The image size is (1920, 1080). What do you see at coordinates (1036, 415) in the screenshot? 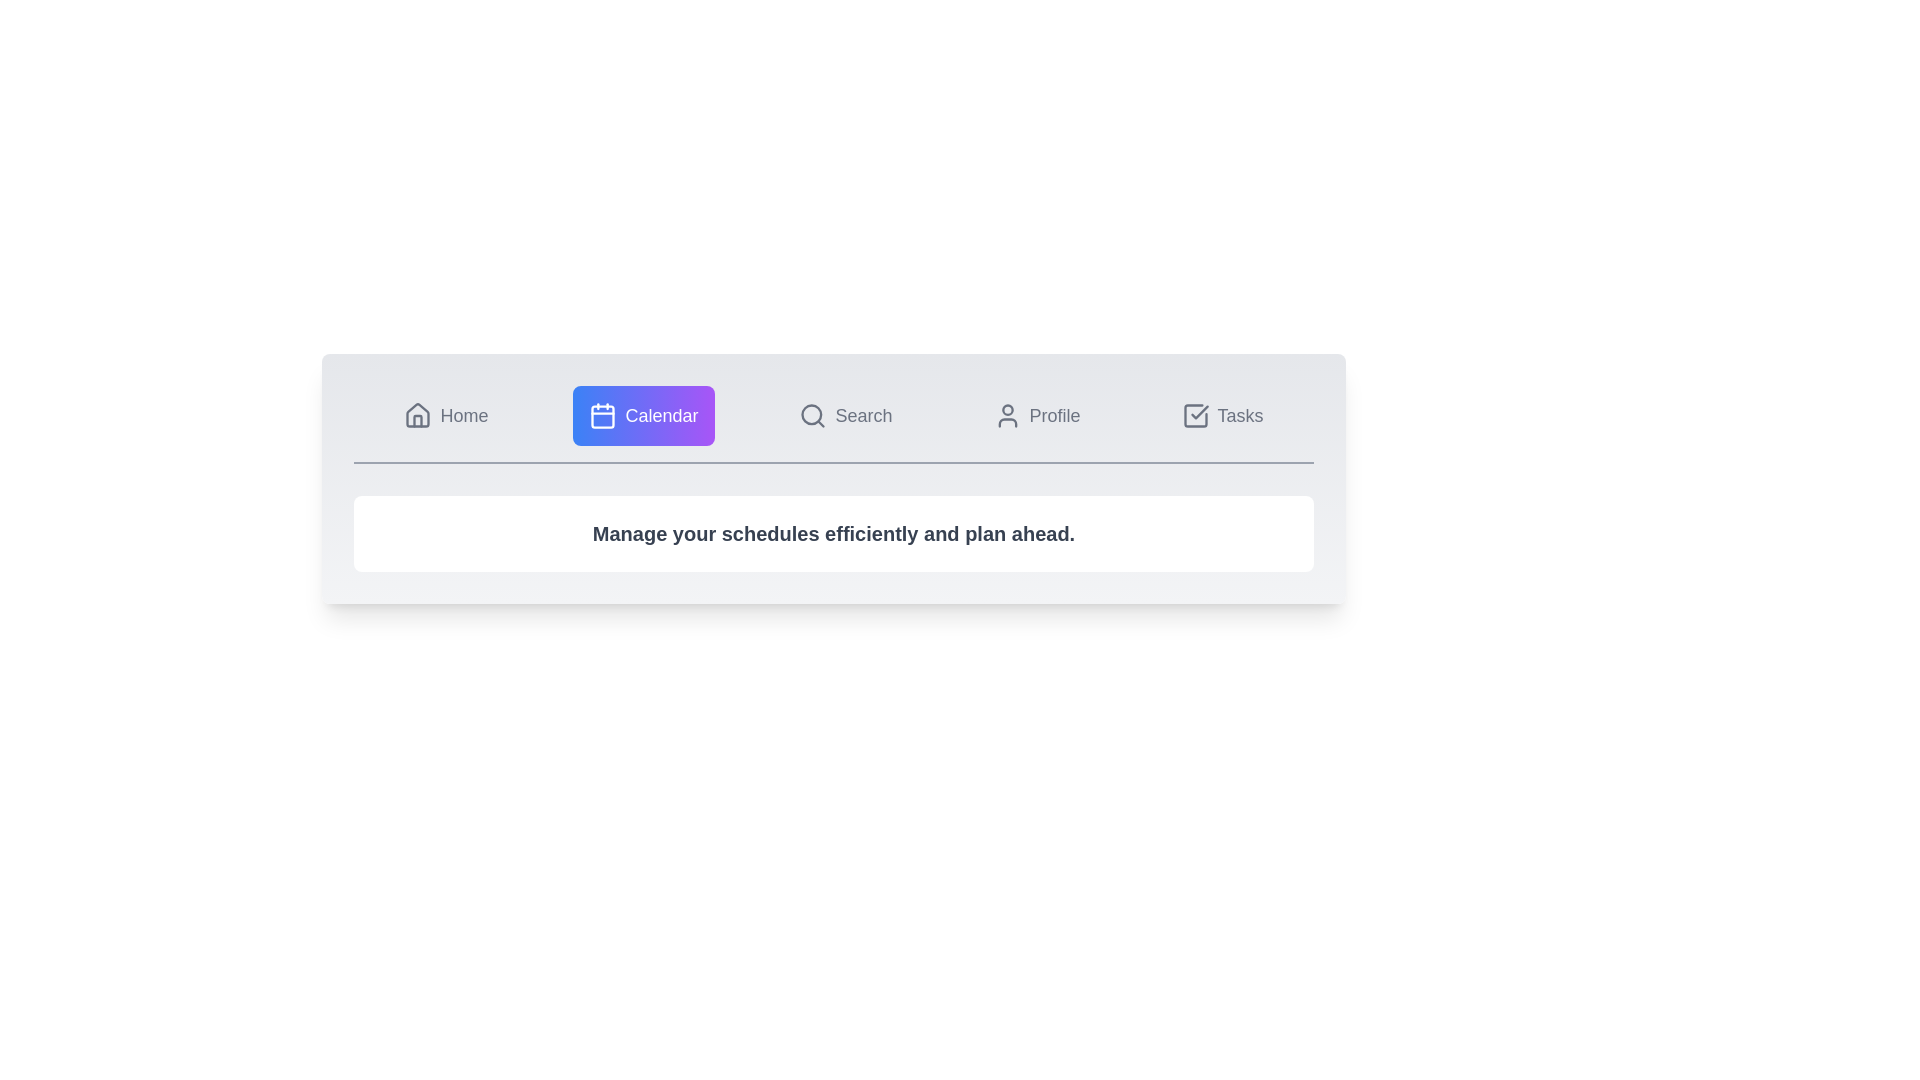
I see `the Profile tab` at bounding box center [1036, 415].